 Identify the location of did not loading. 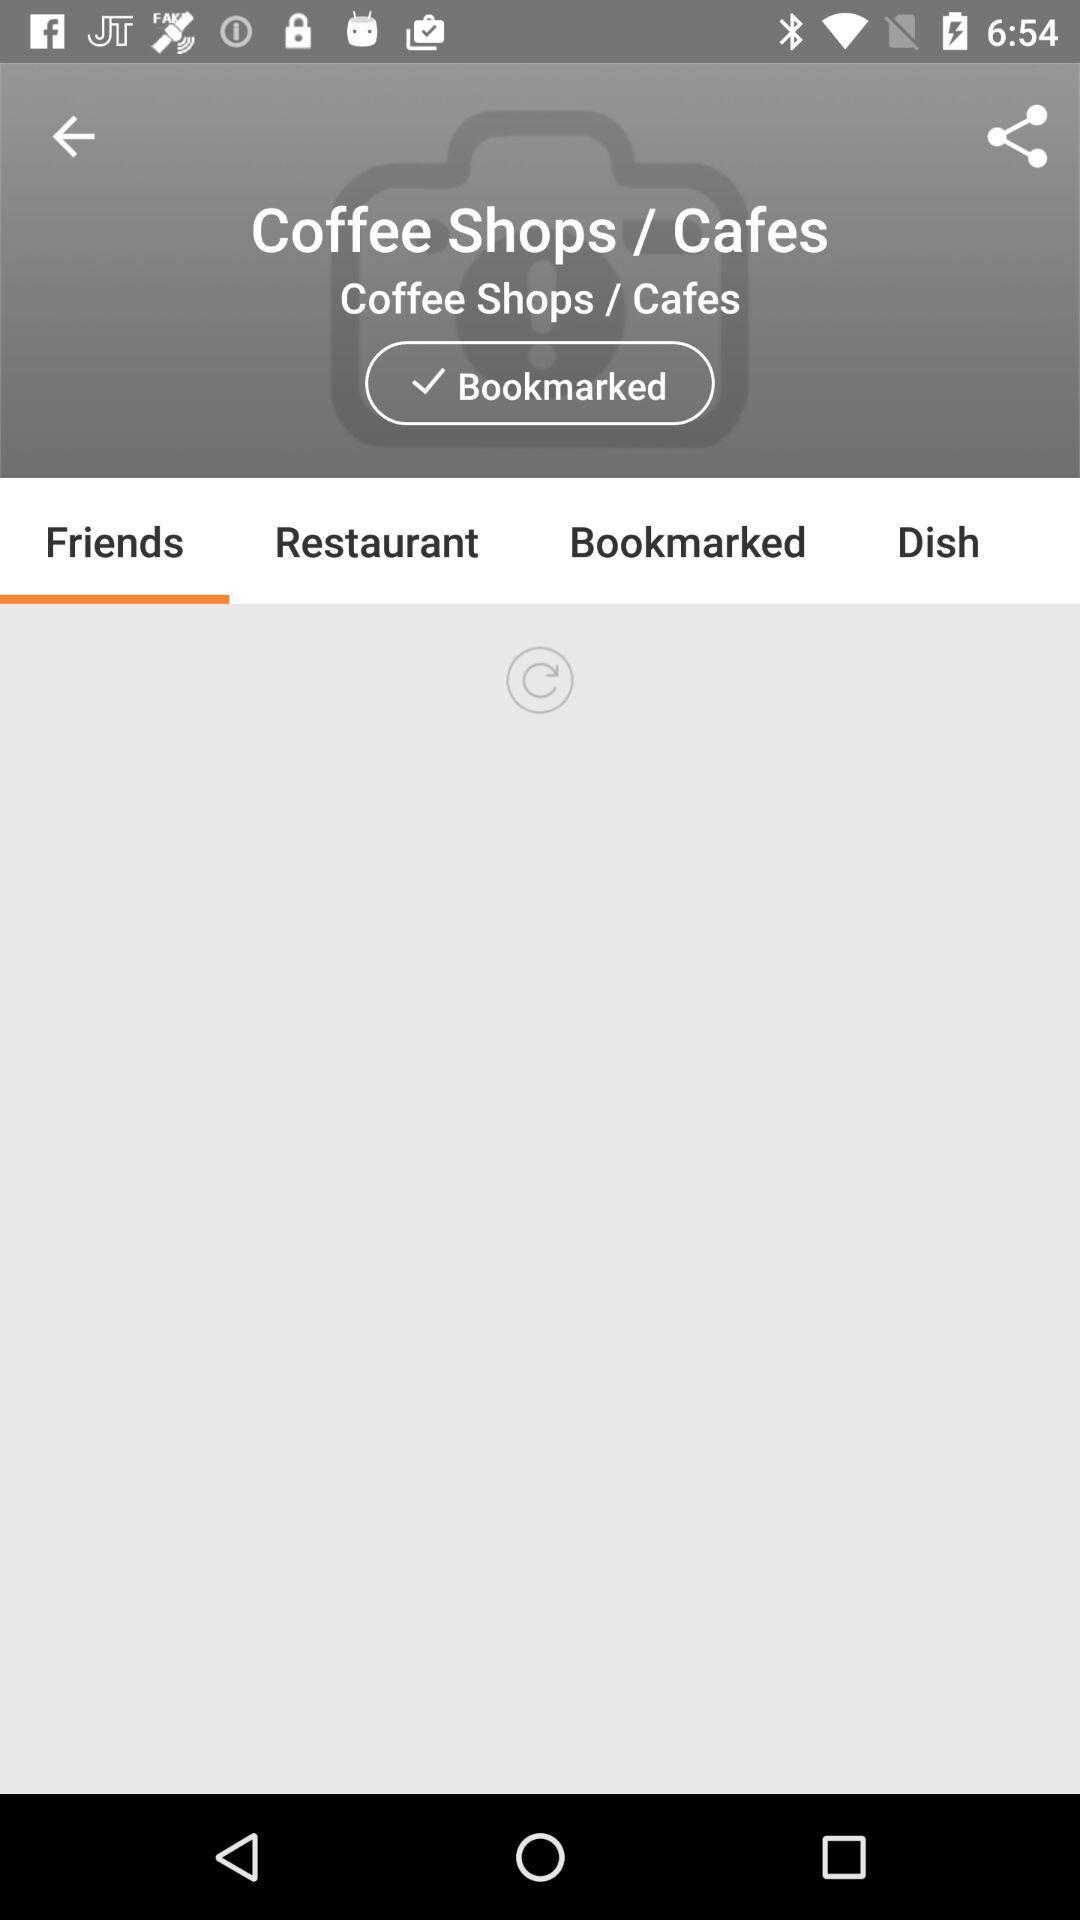
(540, 680).